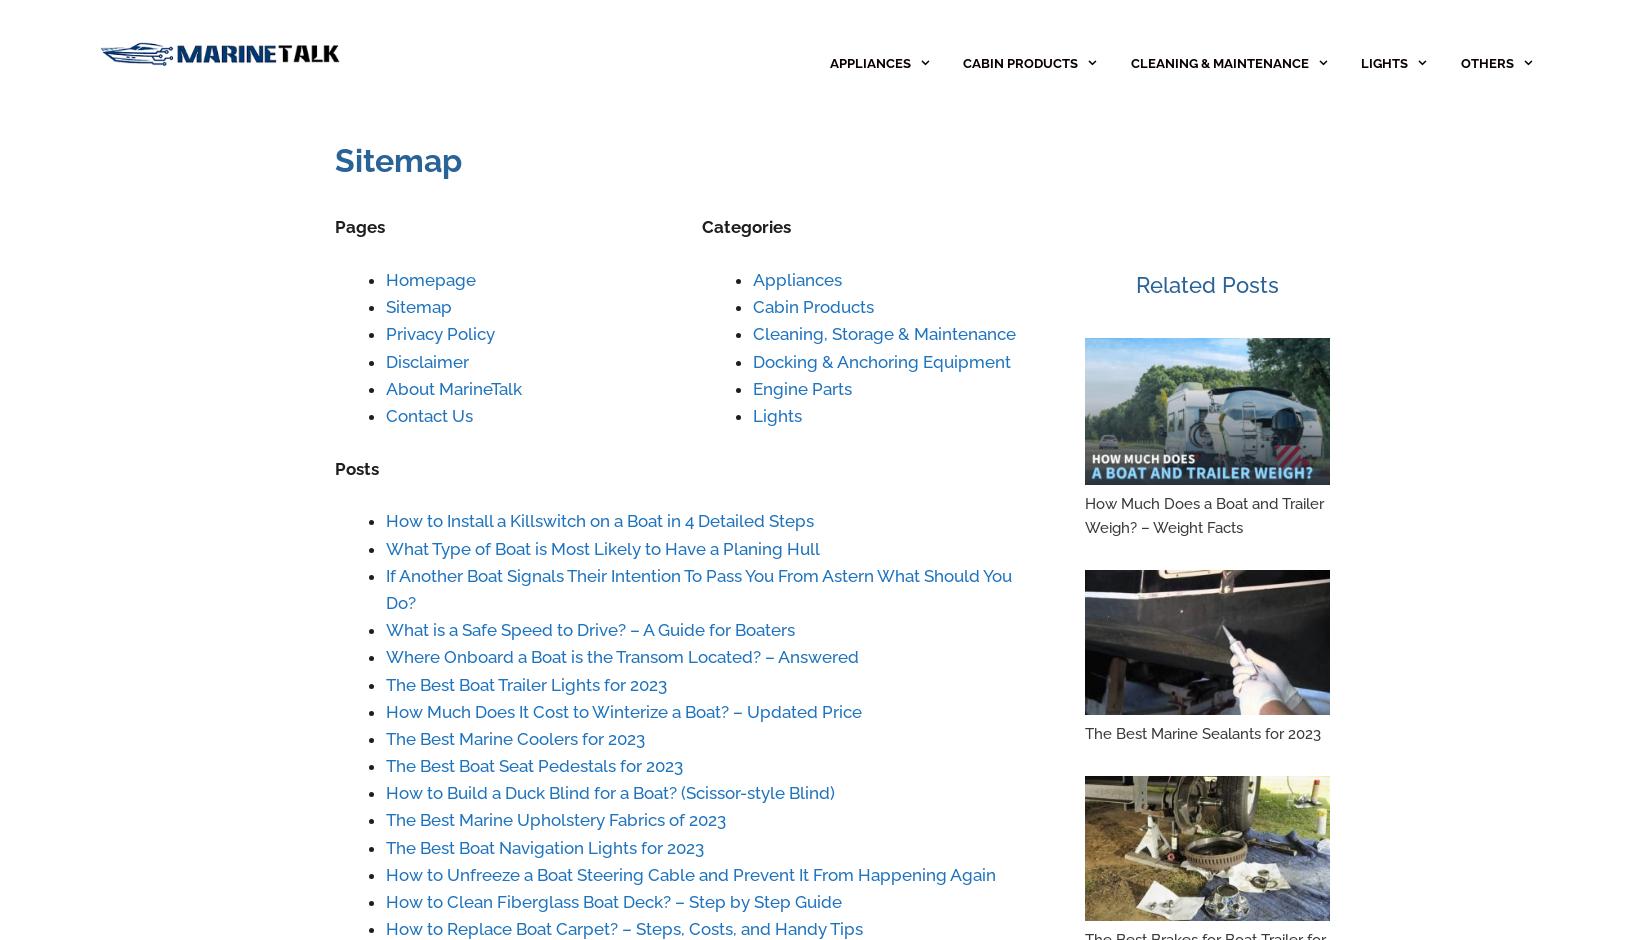 Image resolution: width=1650 pixels, height=940 pixels. What do you see at coordinates (811, 306) in the screenshot?
I see `'Cabin Products'` at bounding box center [811, 306].